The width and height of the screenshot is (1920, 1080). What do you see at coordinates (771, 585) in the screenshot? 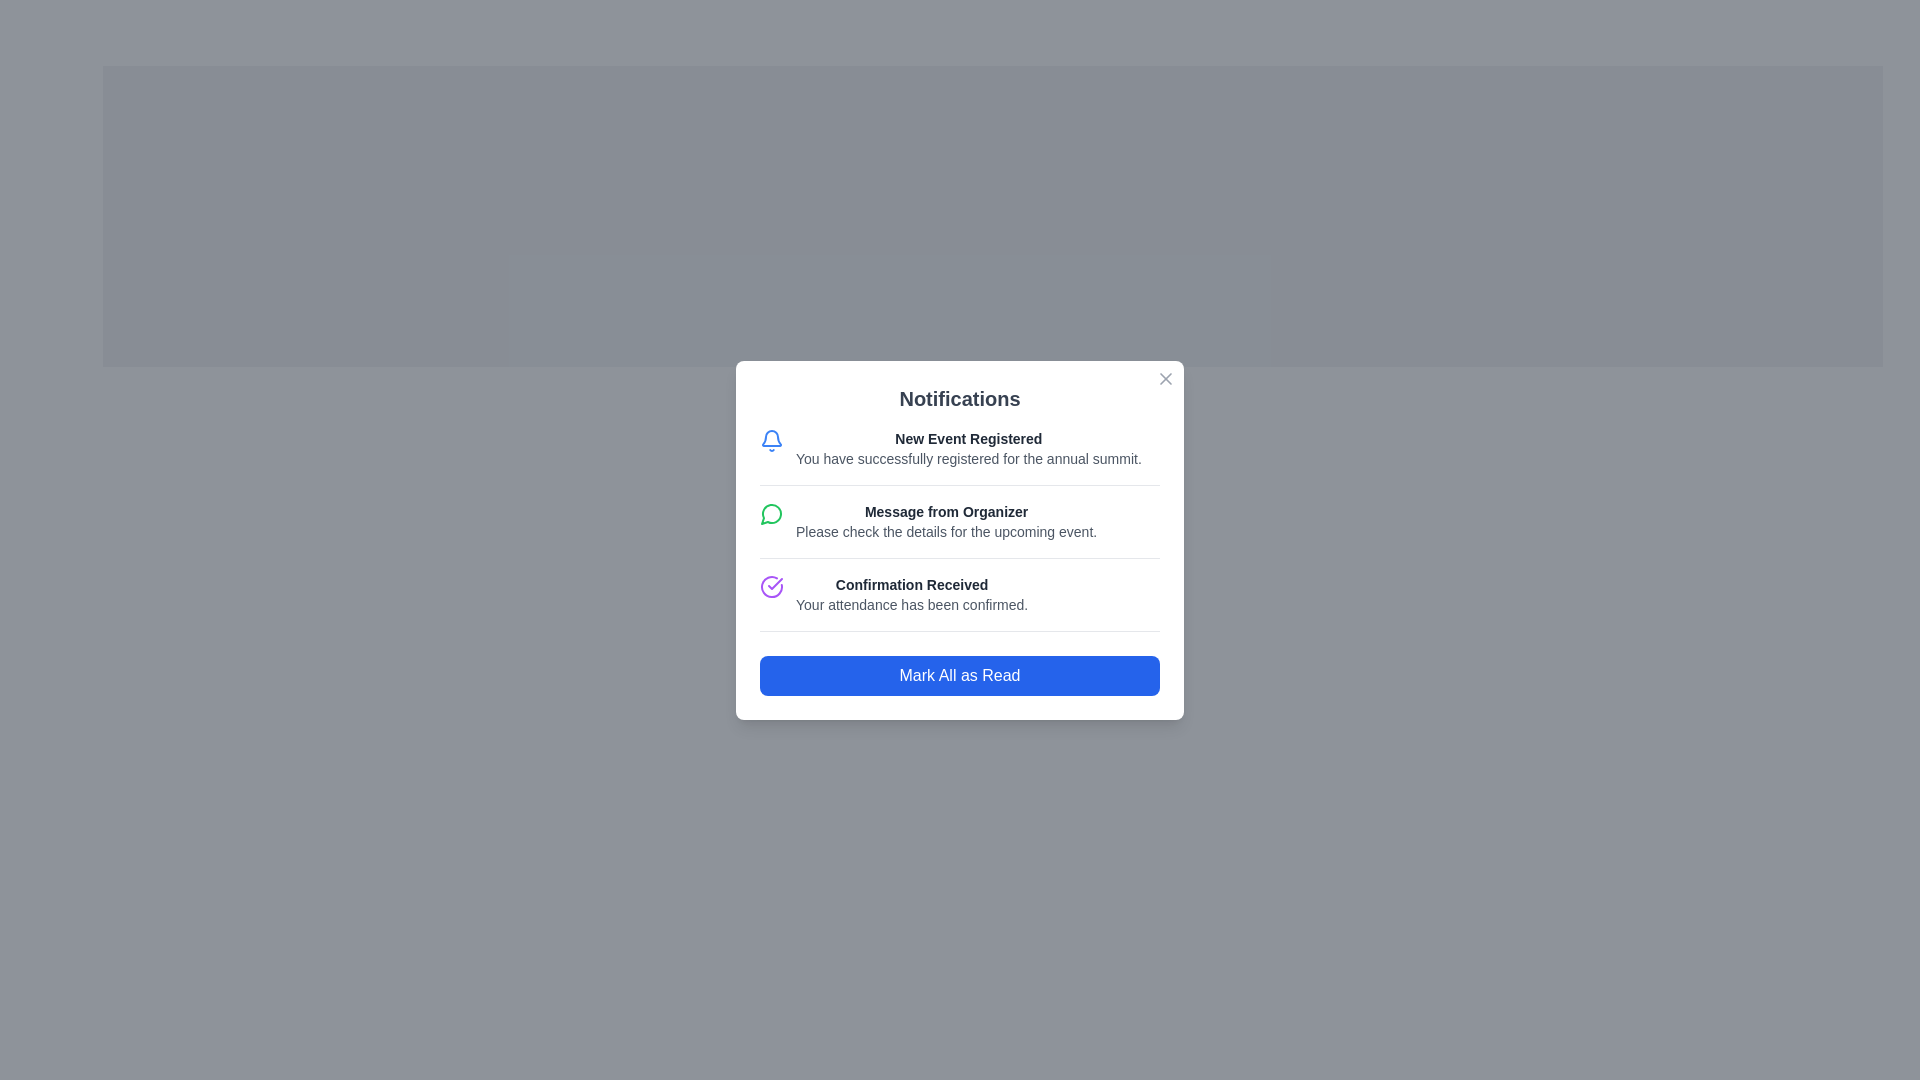
I see `the notification row containing the confirmation icon, which indicates a positive status for the action confirmed` at bounding box center [771, 585].